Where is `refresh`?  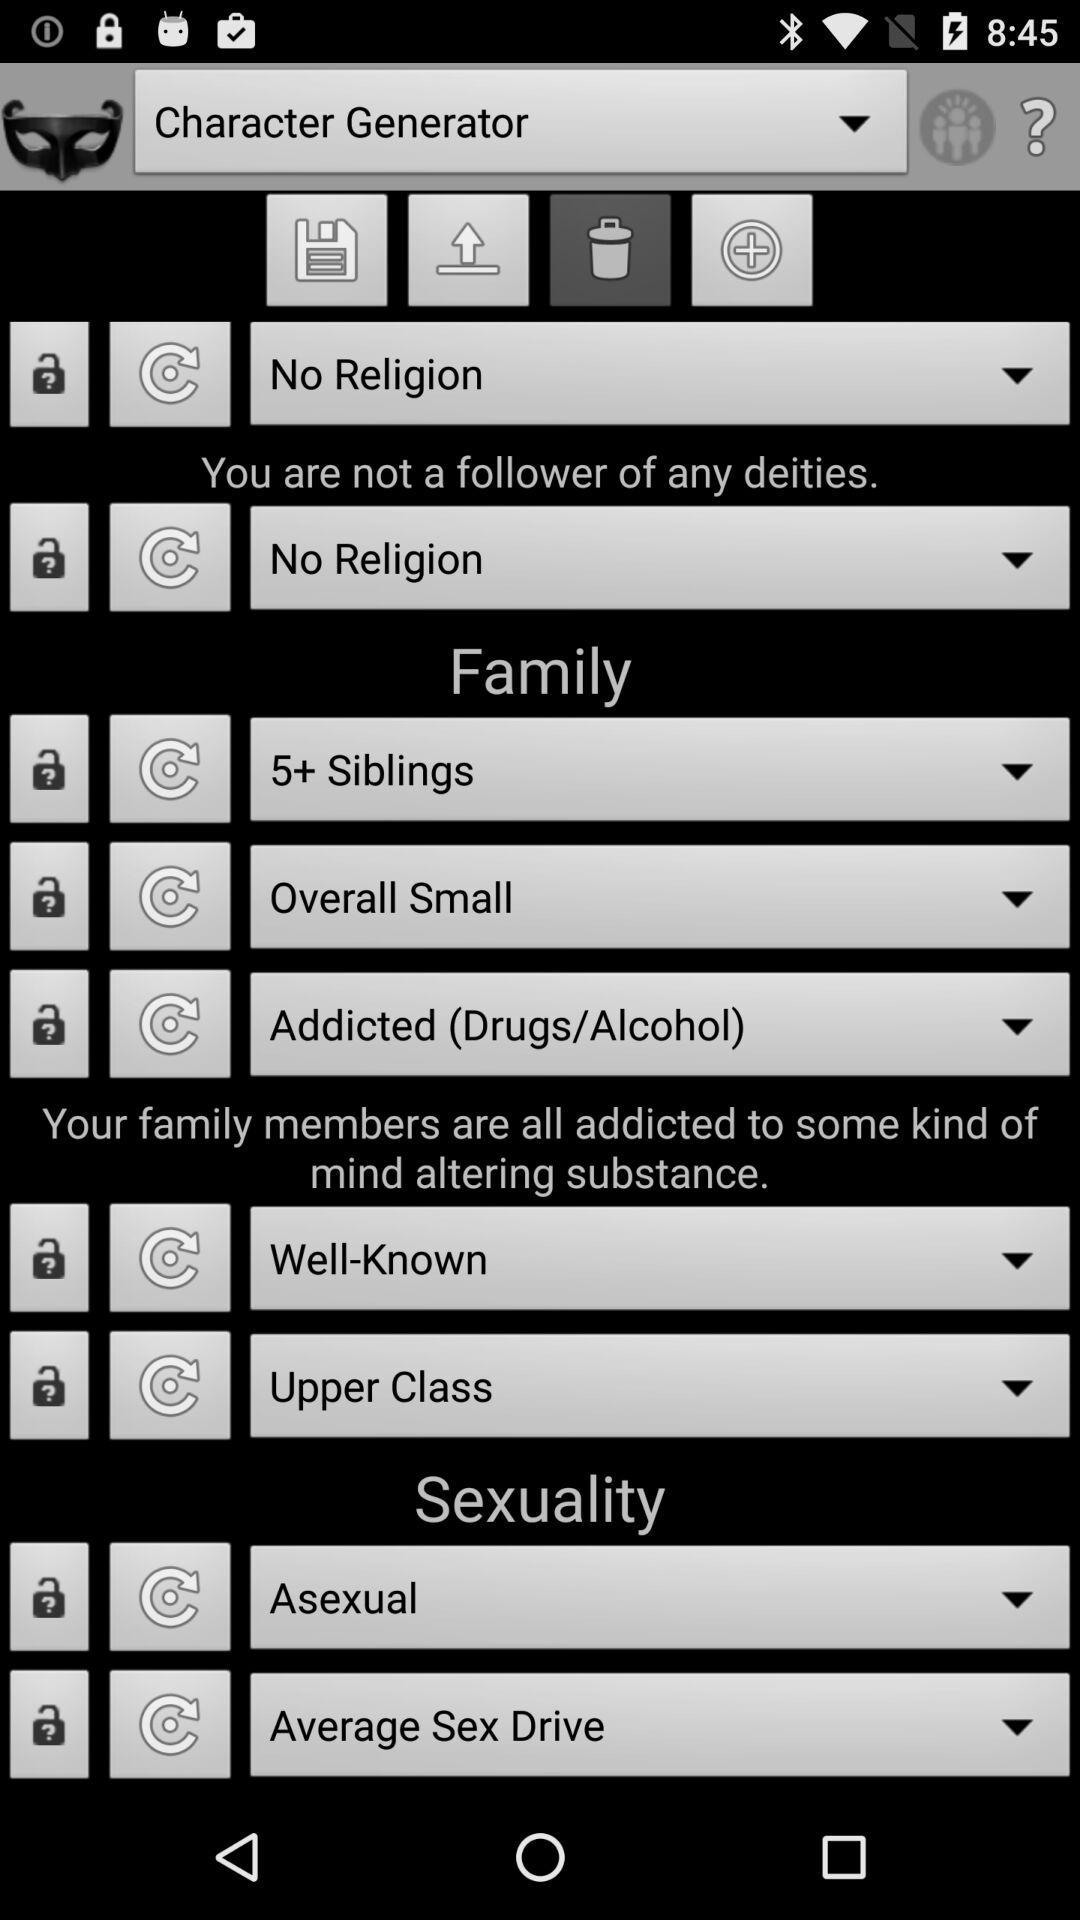 refresh is located at coordinates (169, 901).